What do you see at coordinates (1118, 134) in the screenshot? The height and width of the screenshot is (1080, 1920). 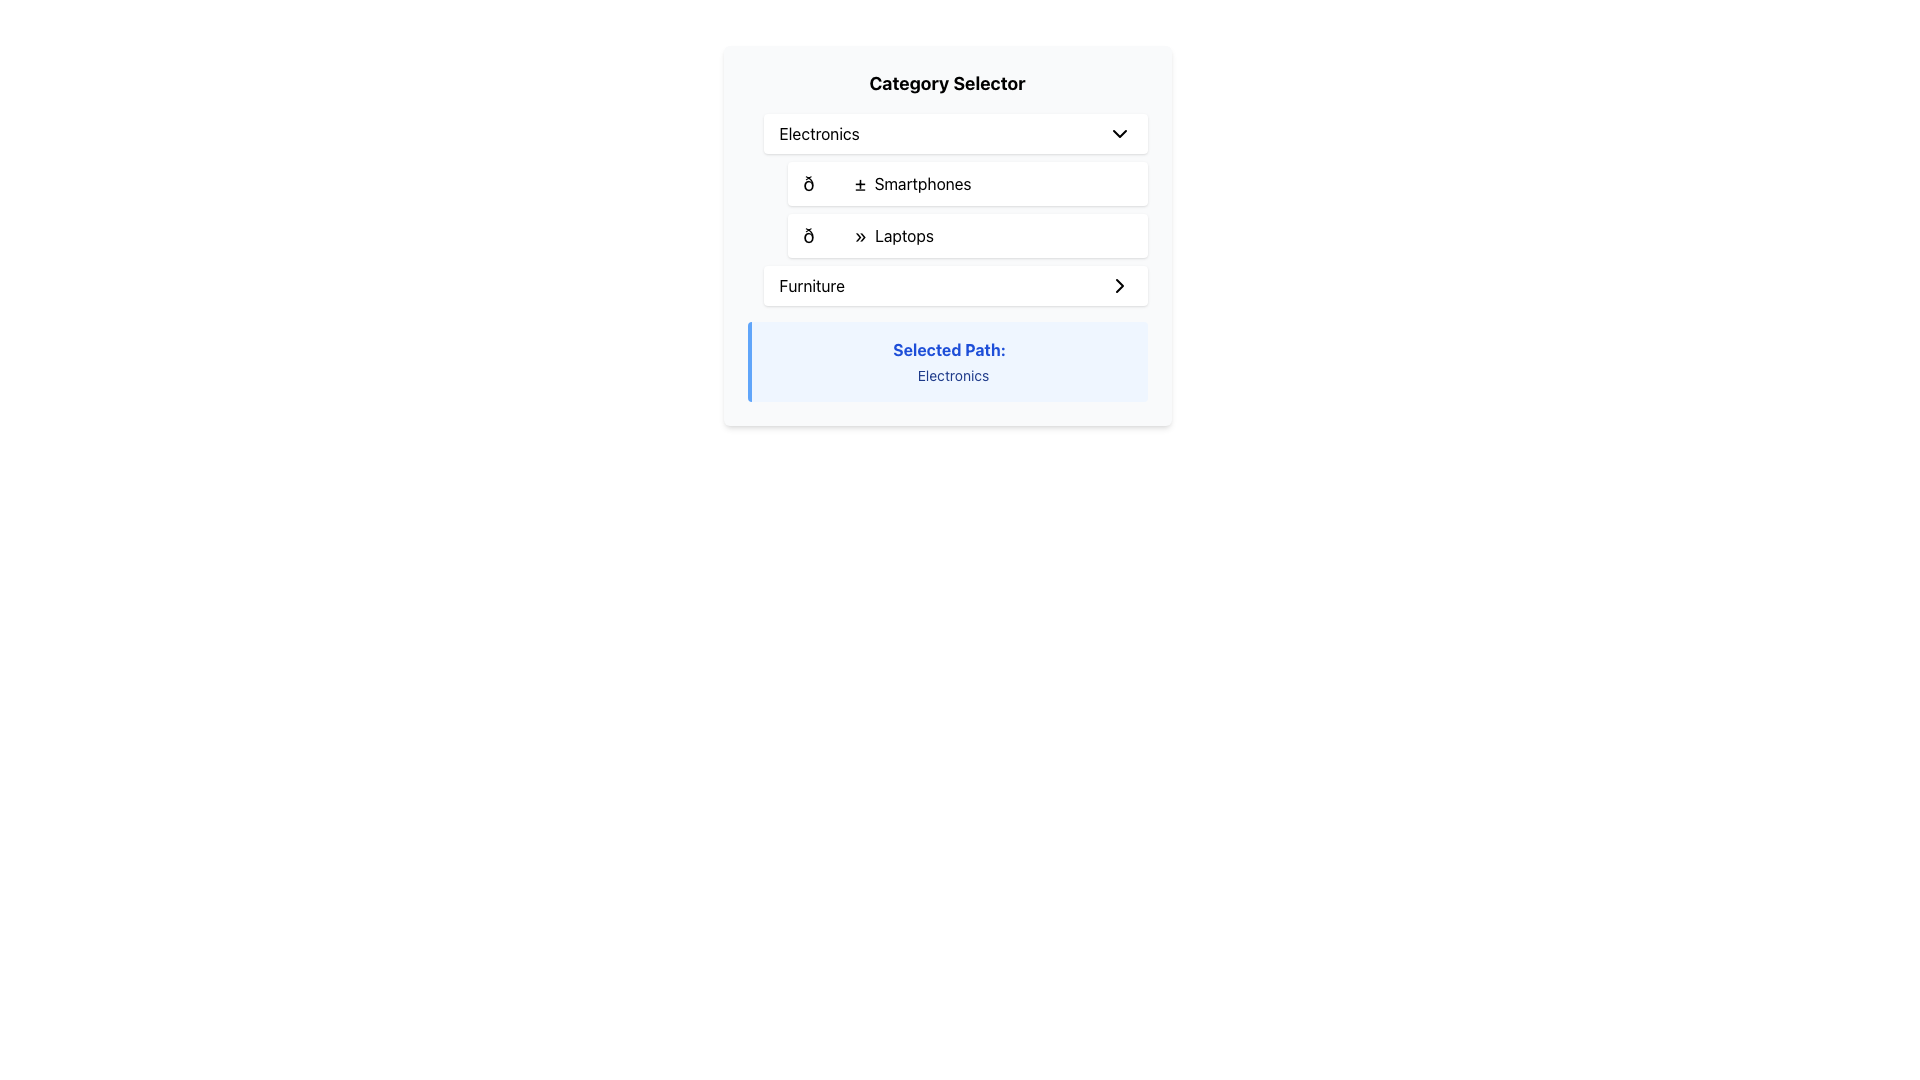 I see `the downward-pointing chevron icon located at the right side of the 'Electronics' button in the dropdown menu` at bounding box center [1118, 134].